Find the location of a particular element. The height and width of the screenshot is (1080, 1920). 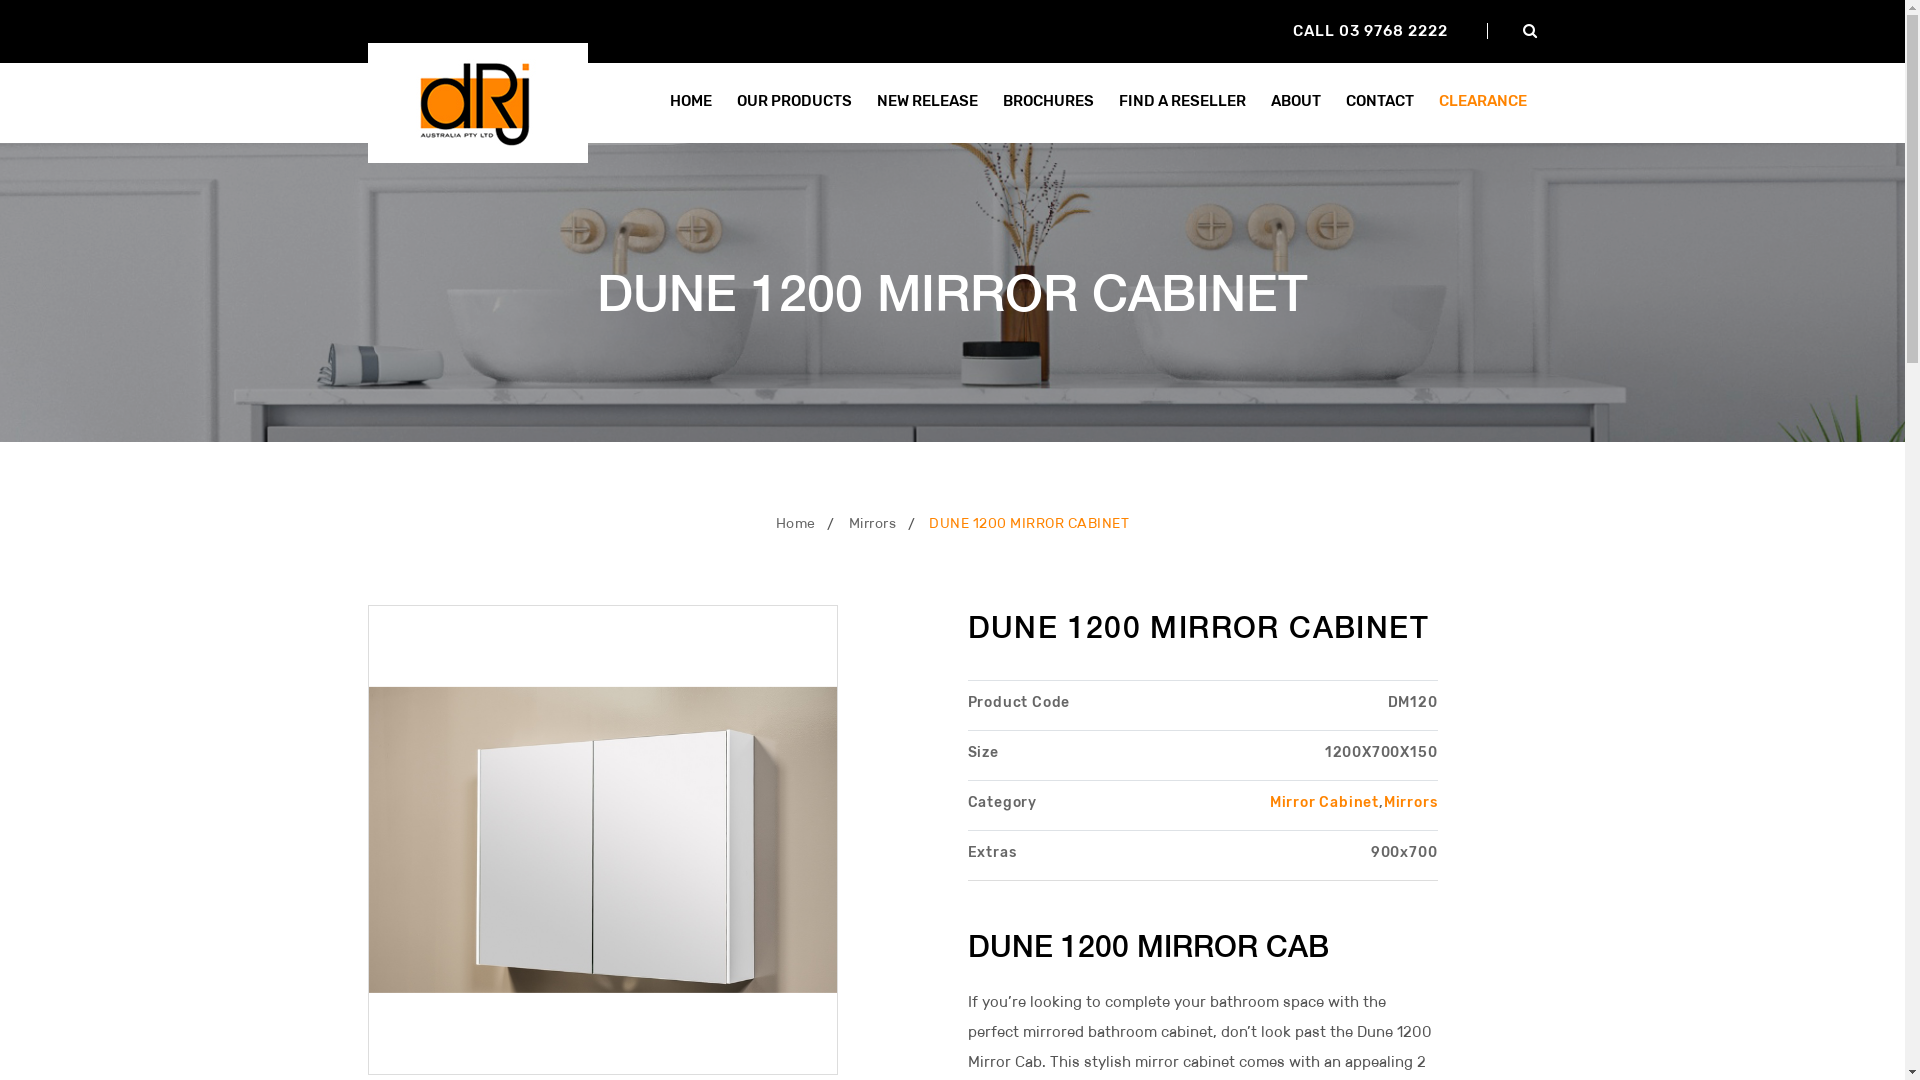

'CLEARANCE' is located at coordinates (1427, 101).